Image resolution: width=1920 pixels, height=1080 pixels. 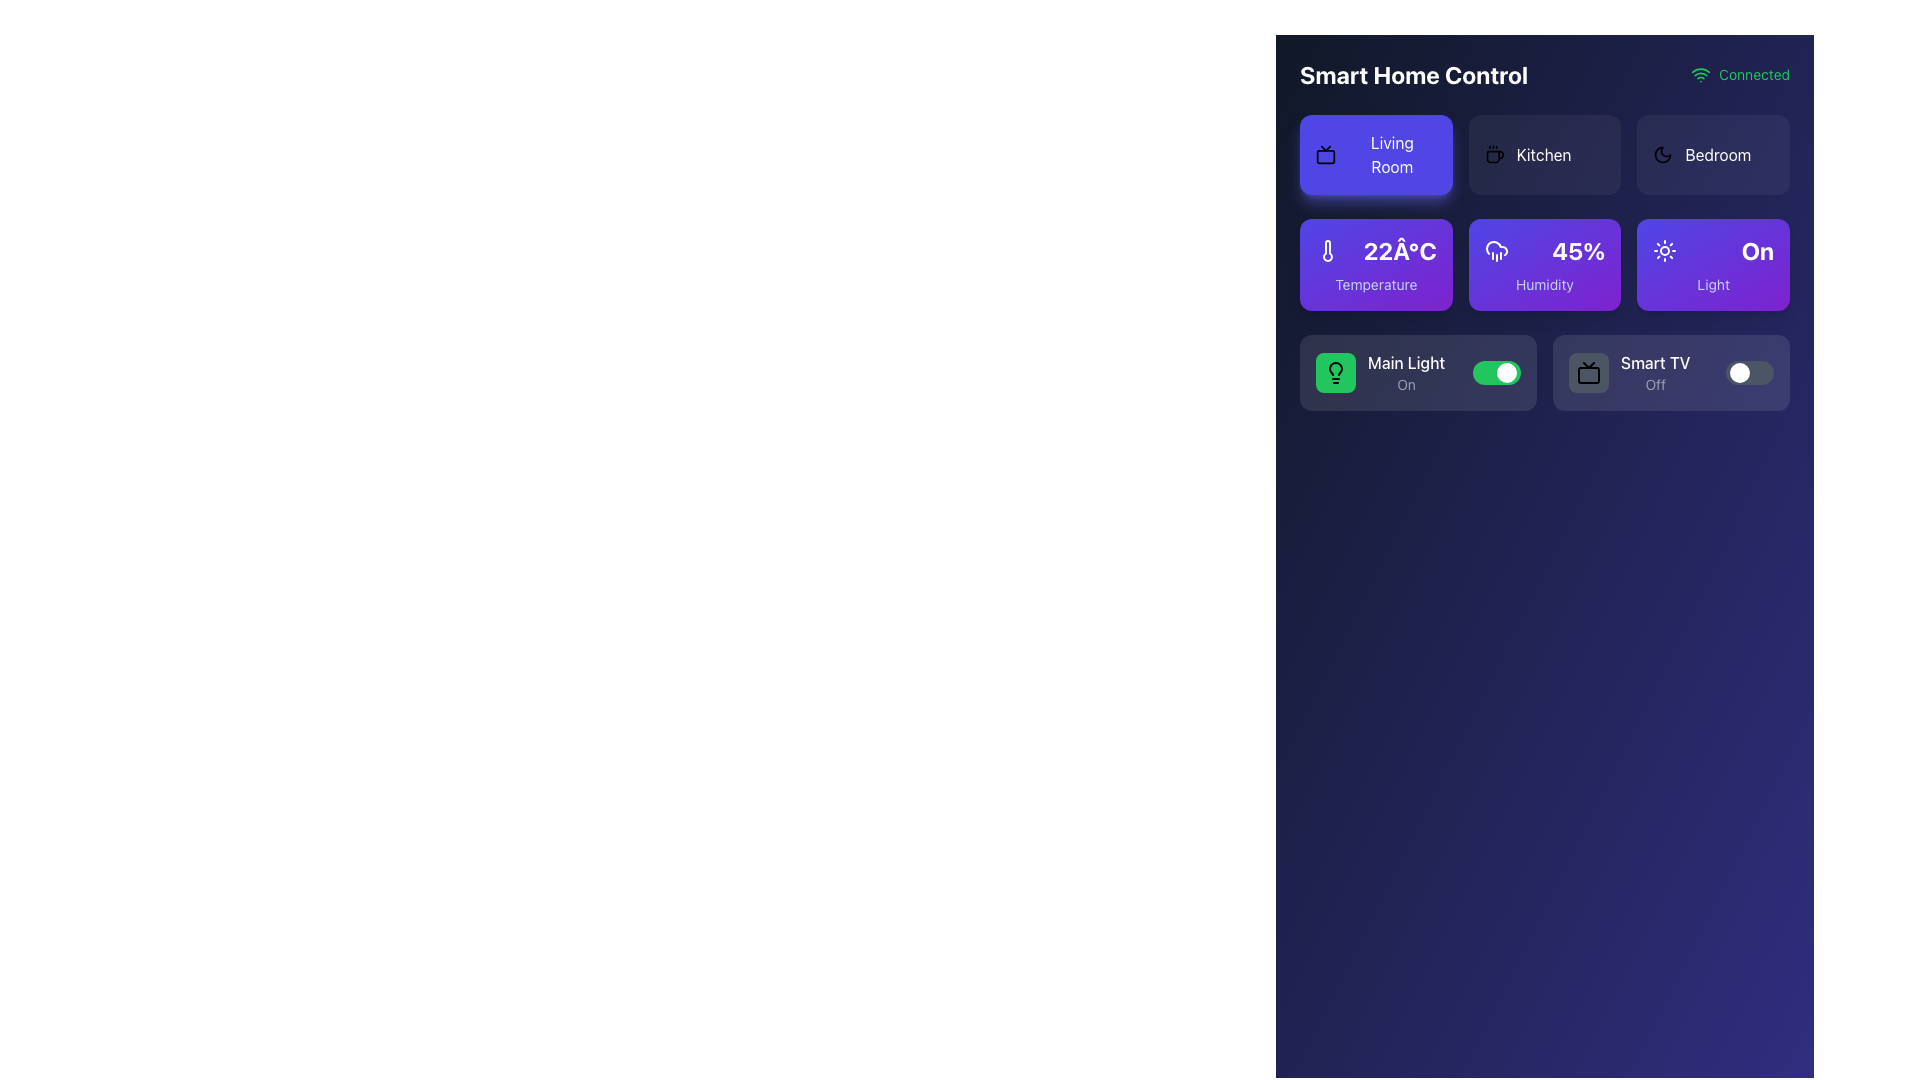 What do you see at coordinates (1671, 373) in the screenshot?
I see `the toggle switch of the 'Smart TV' device control toggle with status display to change its state` at bounding box center [1671, 373].